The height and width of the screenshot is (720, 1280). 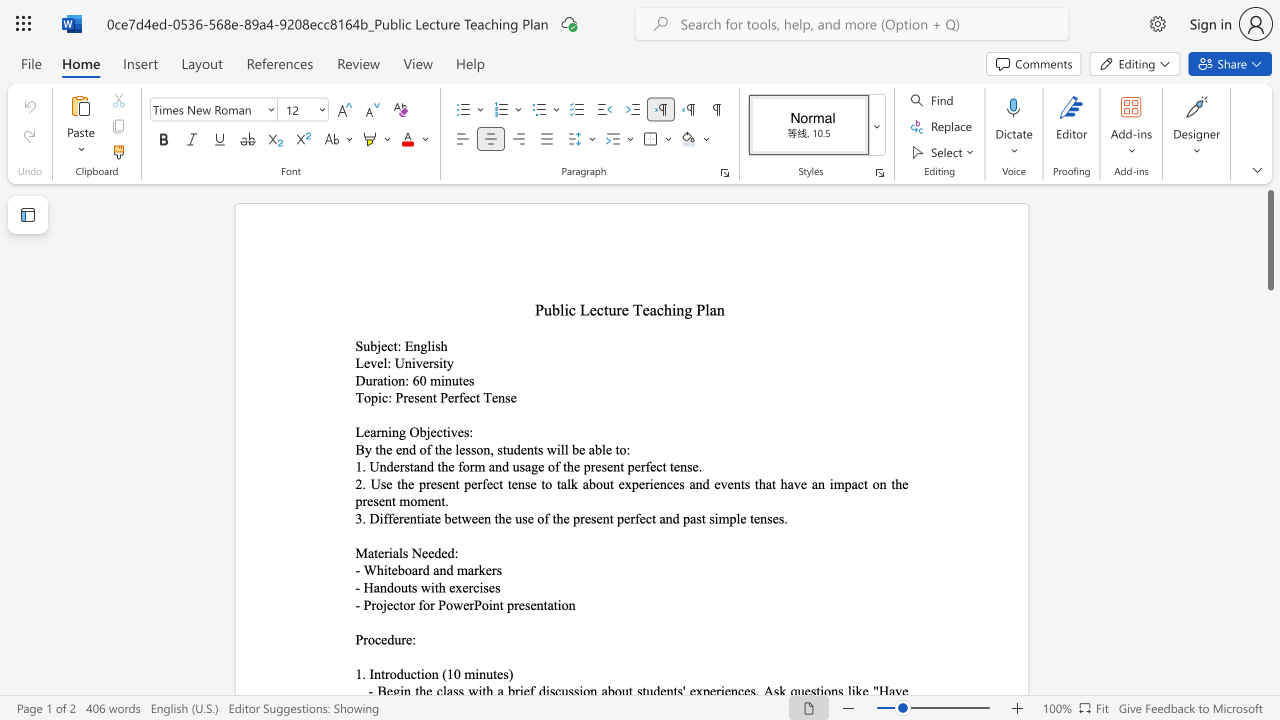 I want to click on the subset text "with exe" within the text "- Handouts with exercises", so click(x=419, y=586).